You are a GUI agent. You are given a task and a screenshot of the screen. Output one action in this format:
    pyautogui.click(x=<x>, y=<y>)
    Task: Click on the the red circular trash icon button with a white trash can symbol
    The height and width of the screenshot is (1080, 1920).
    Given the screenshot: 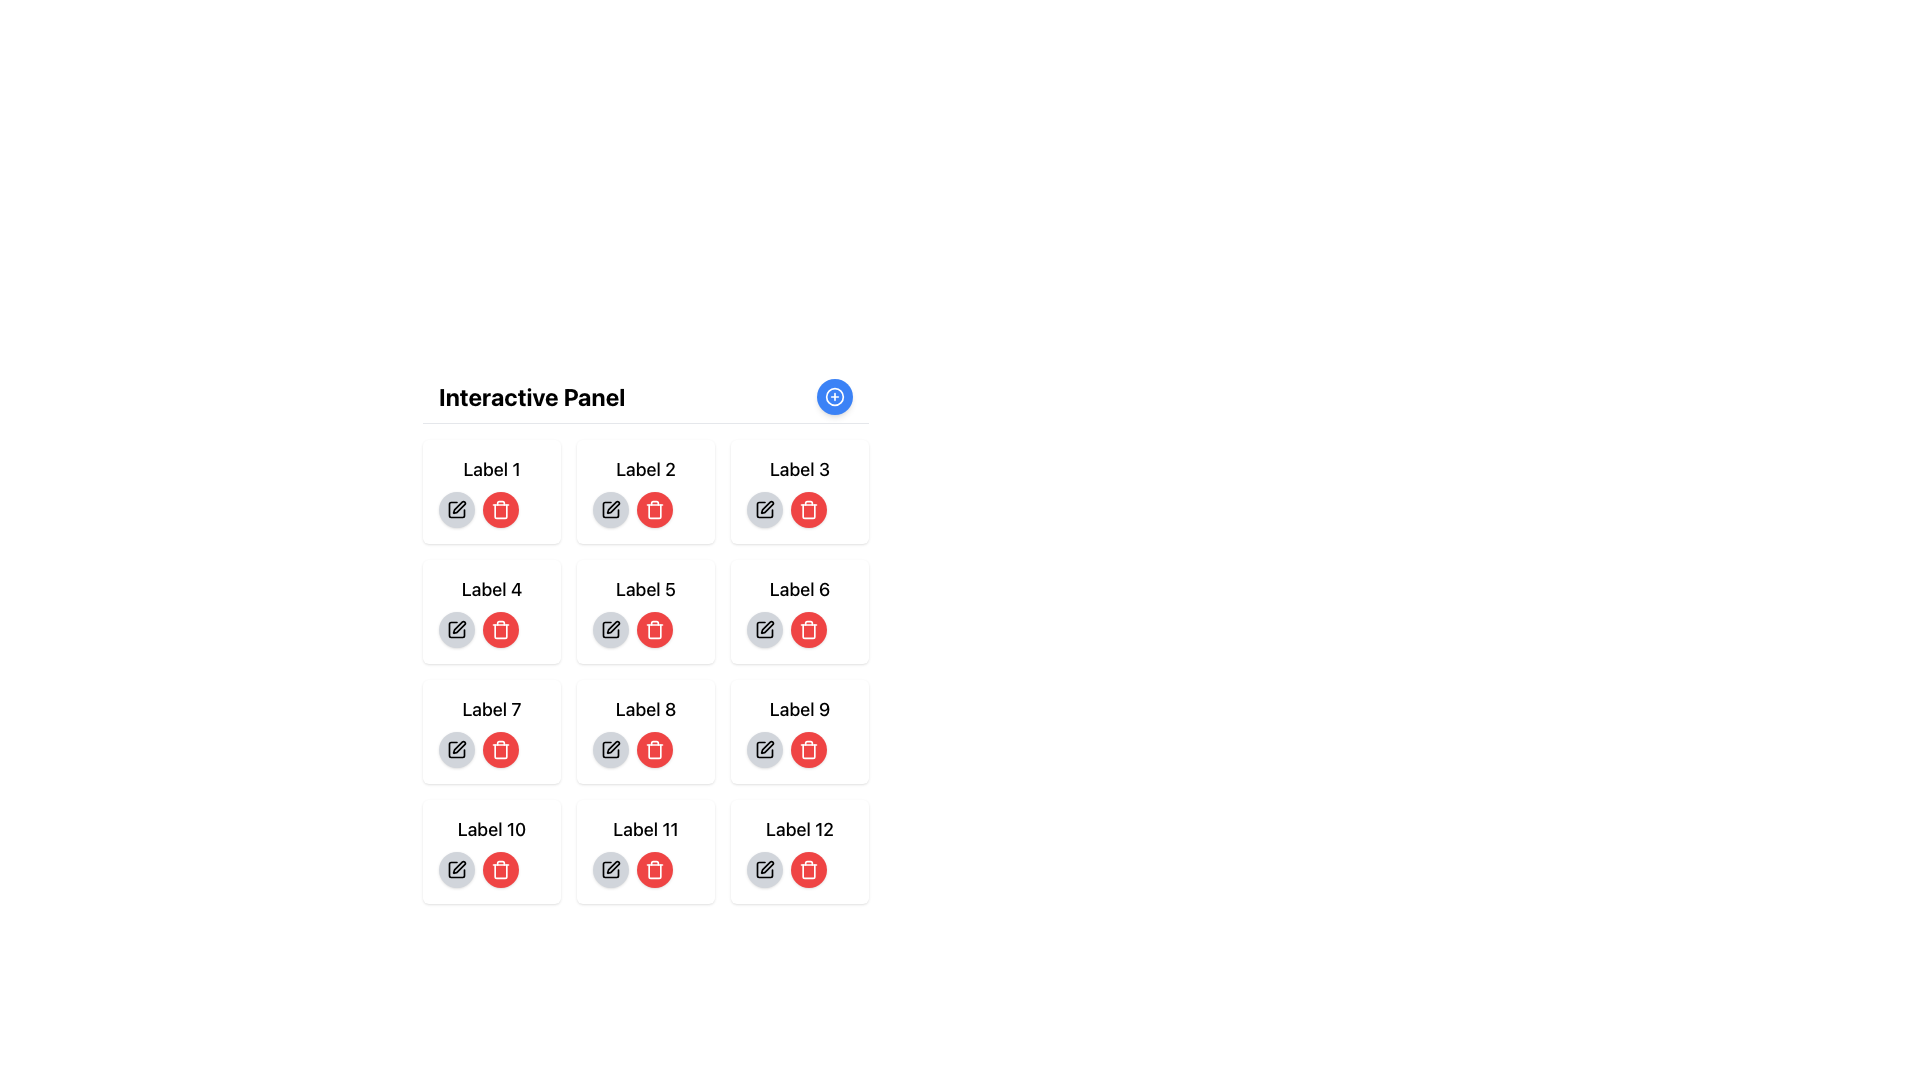 What is the action you would take?
    pyautogui.click(x=500, y=870)
    